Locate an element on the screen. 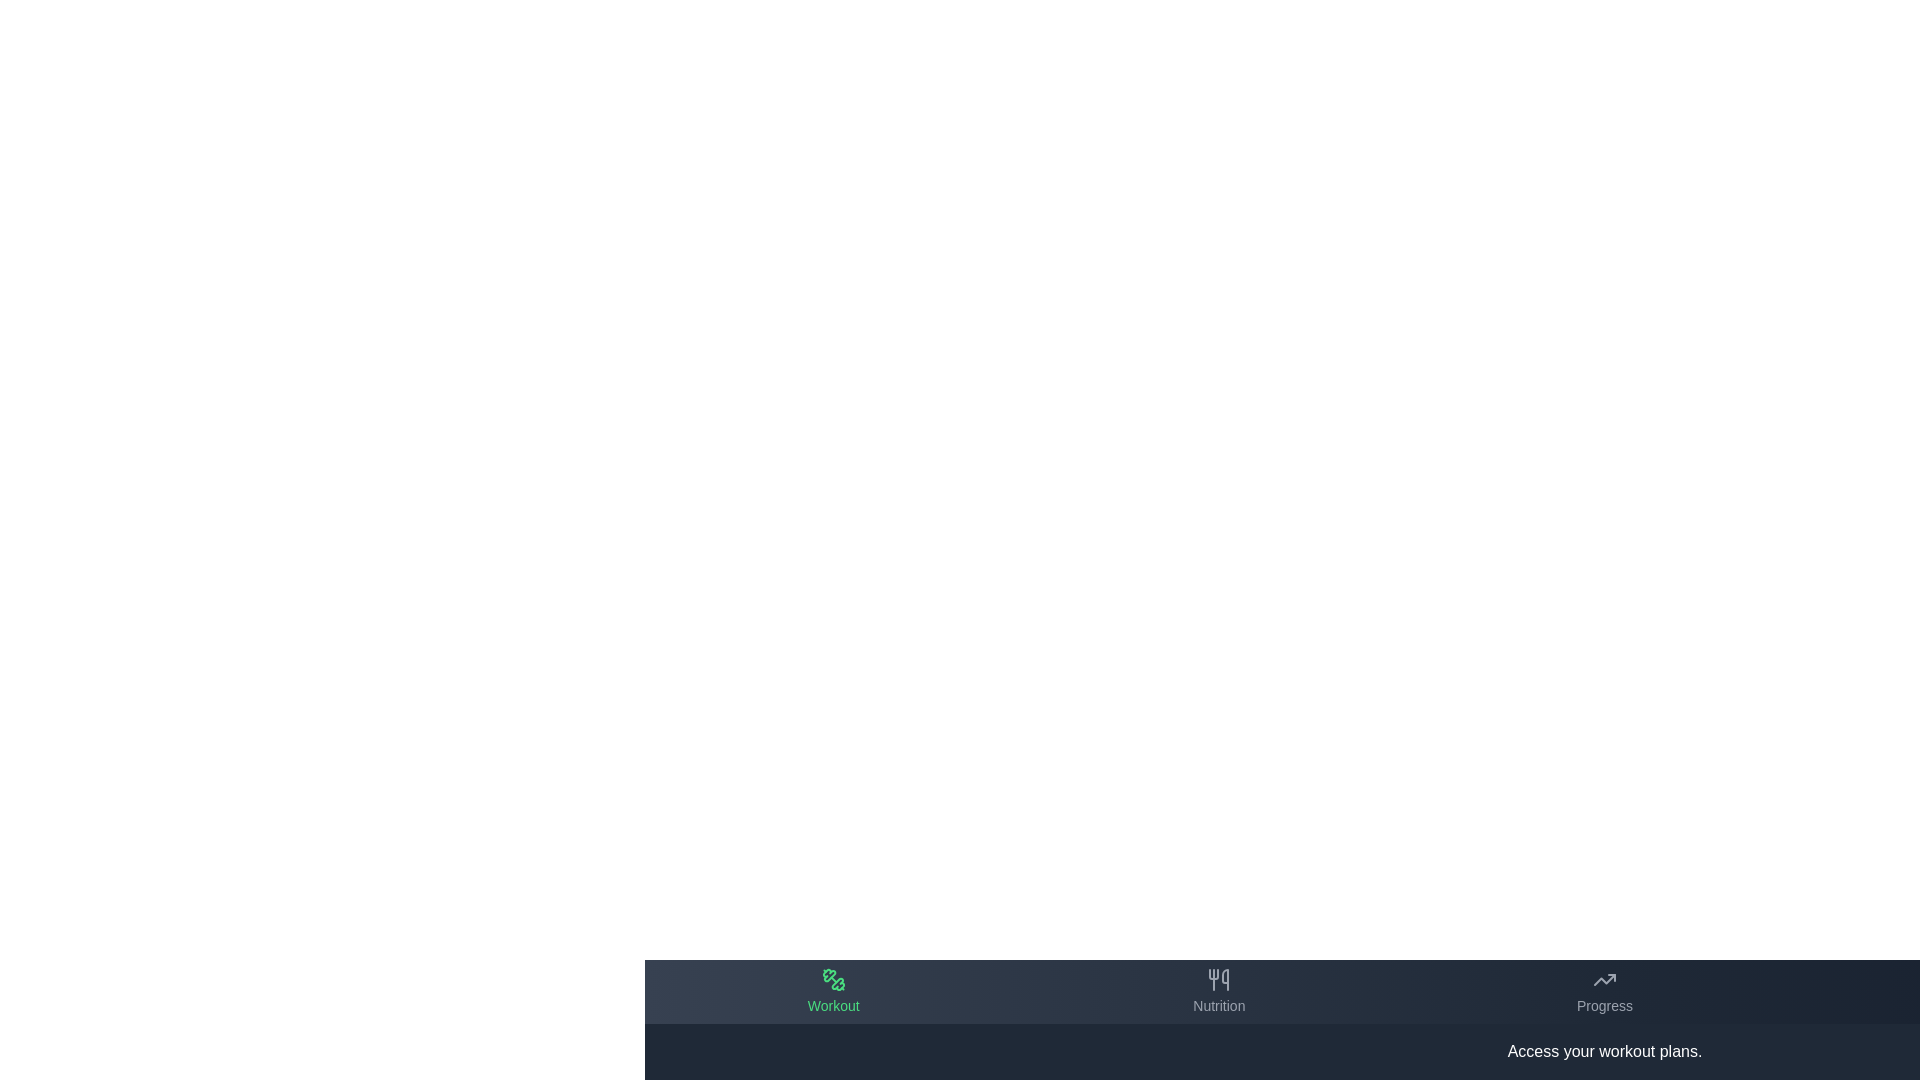  the tab labeled Workout in the bottom navigation bar is located at coordinates (833, 991).